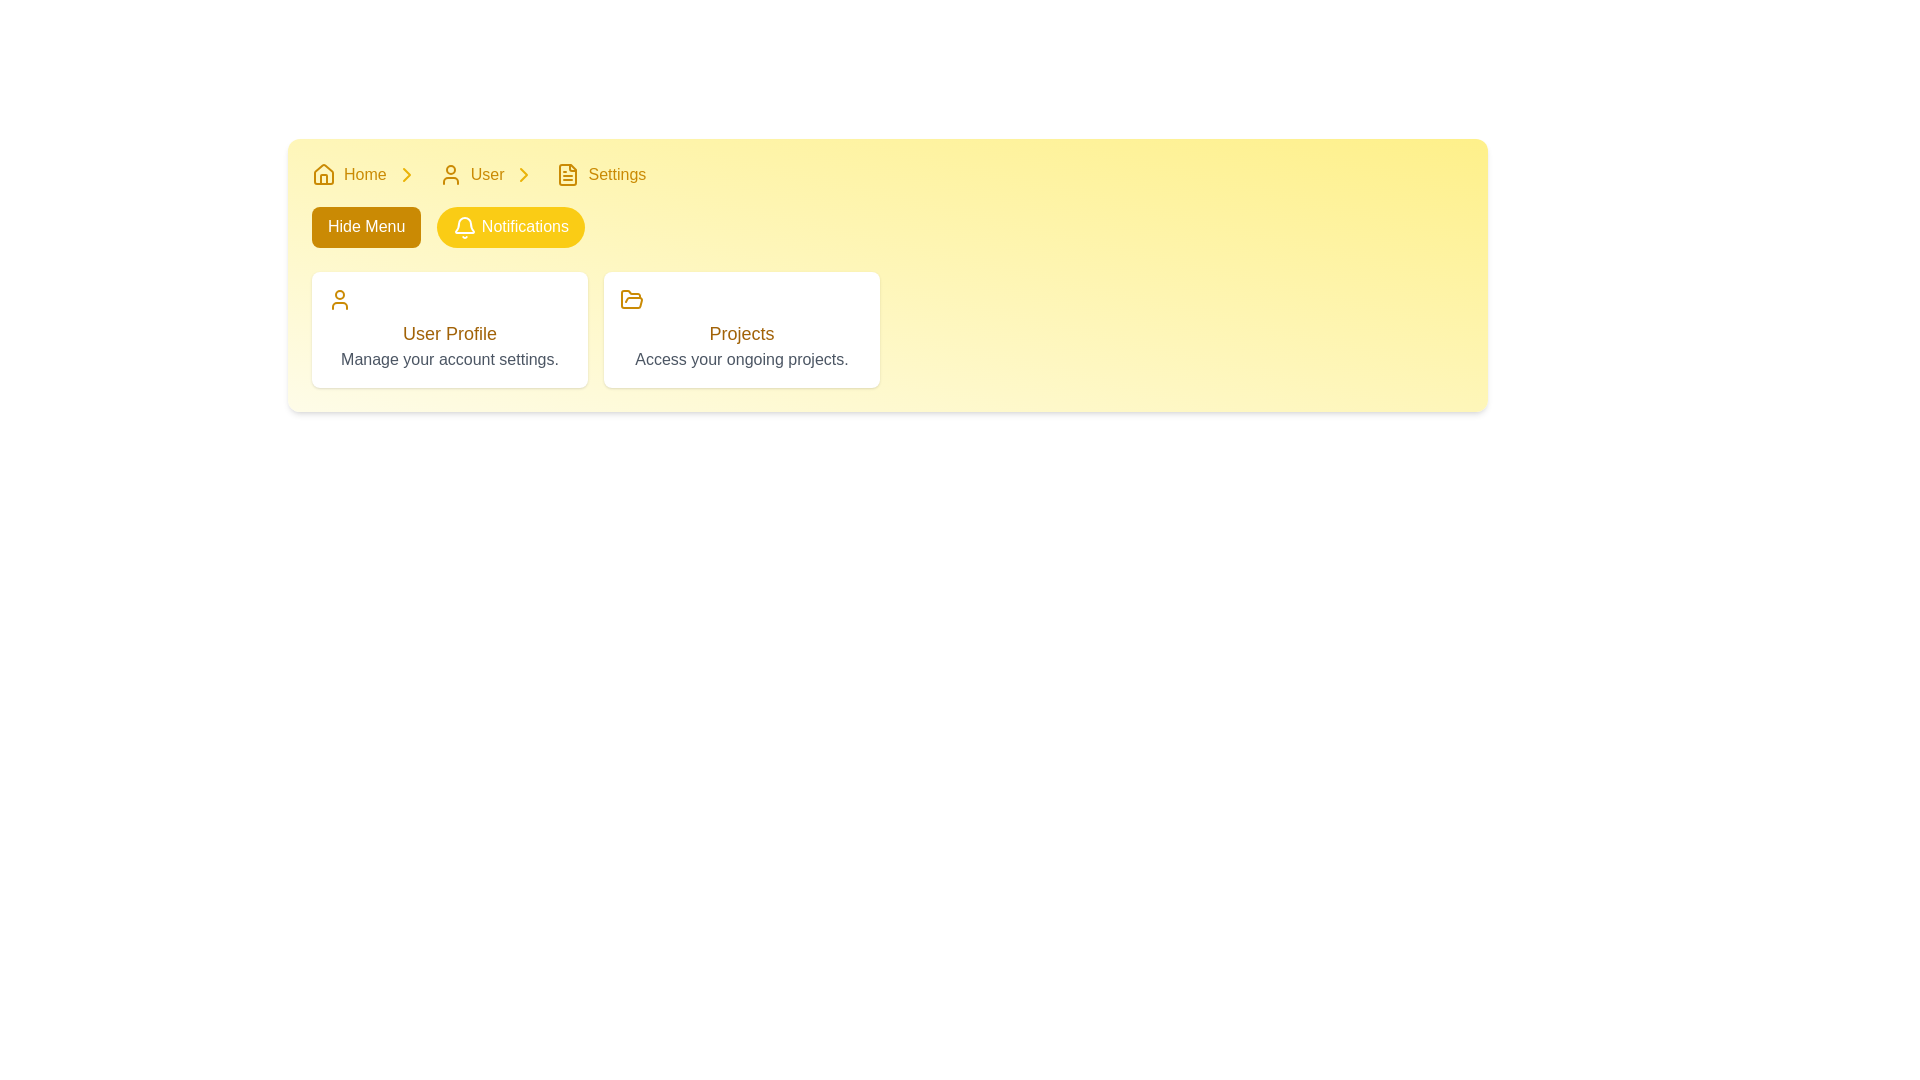  I want to click on the yellow user icon located to the left of the 'User' text in the navigation breadcrumb at the top-center of the interface, so click(449, 173).